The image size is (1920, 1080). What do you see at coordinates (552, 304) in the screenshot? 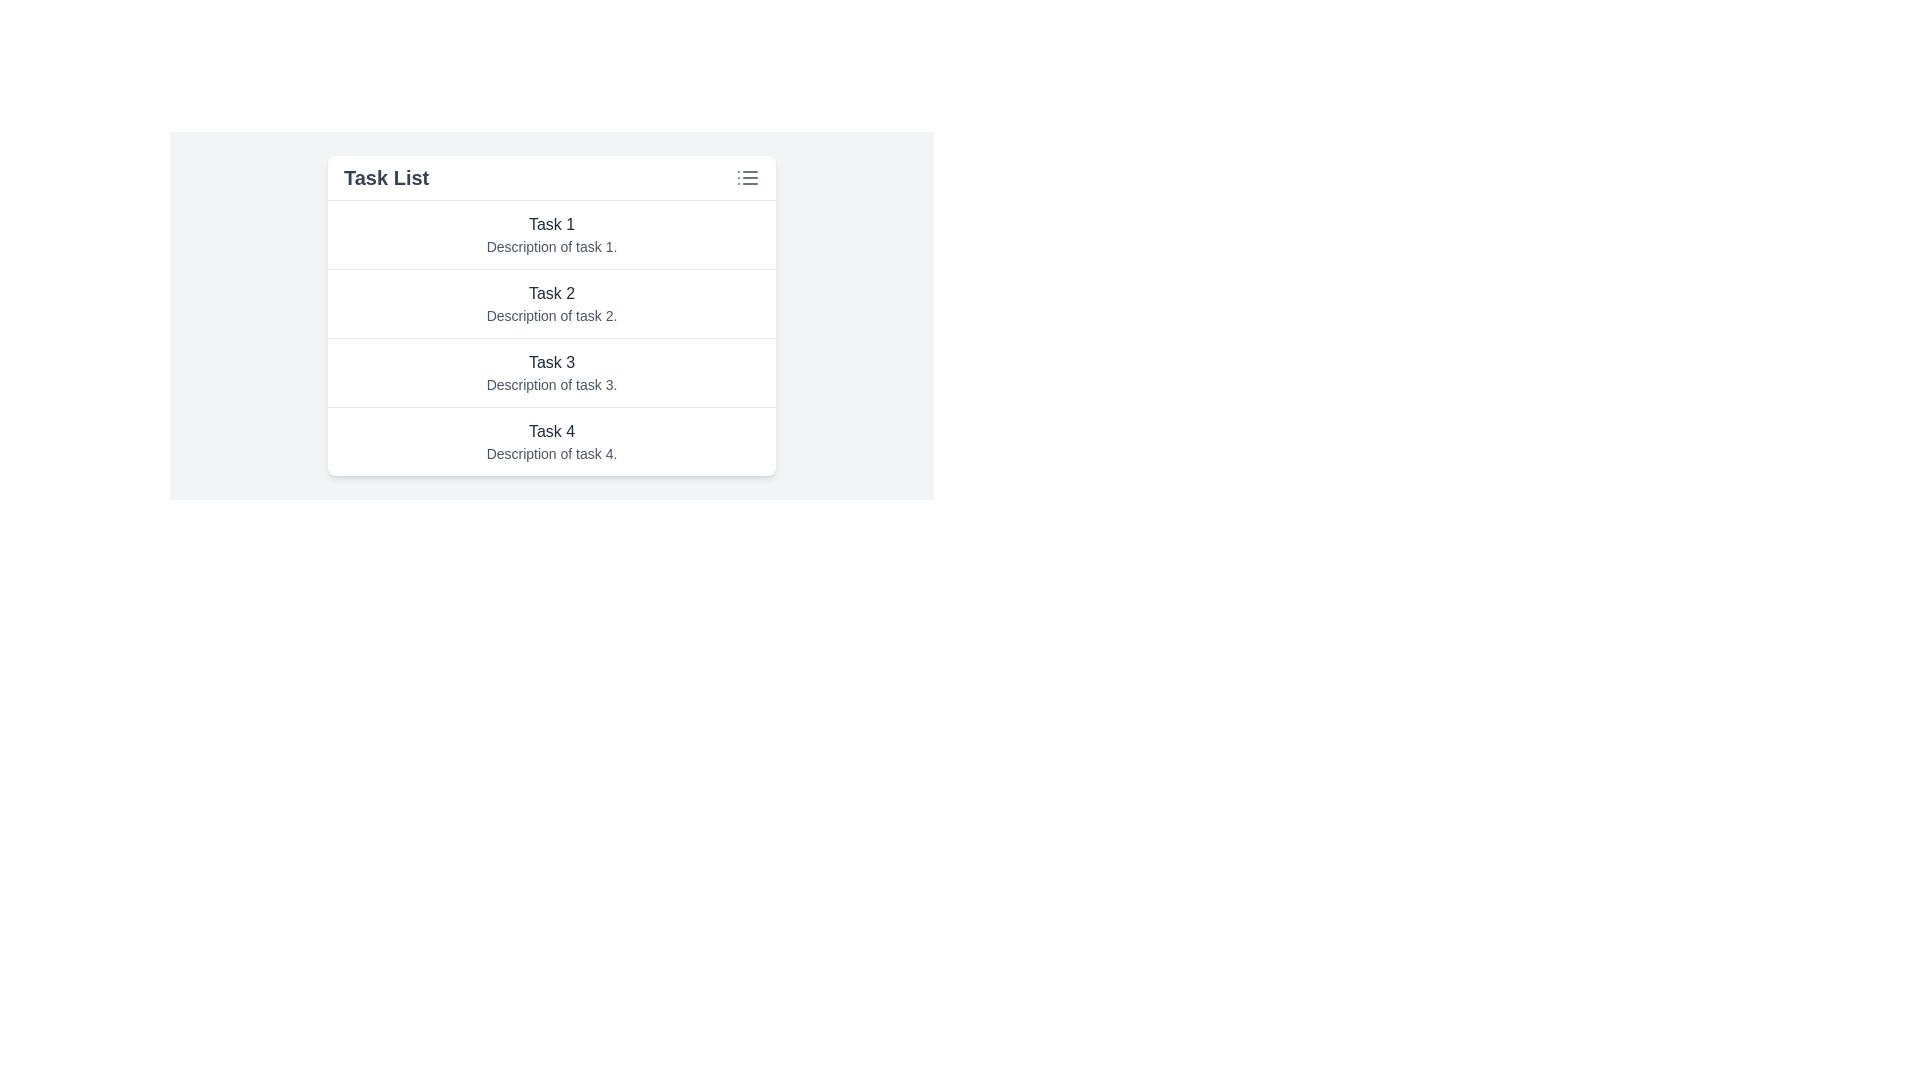
I see `the title of the second task entry in the task list` at bounding box center [552, 304].